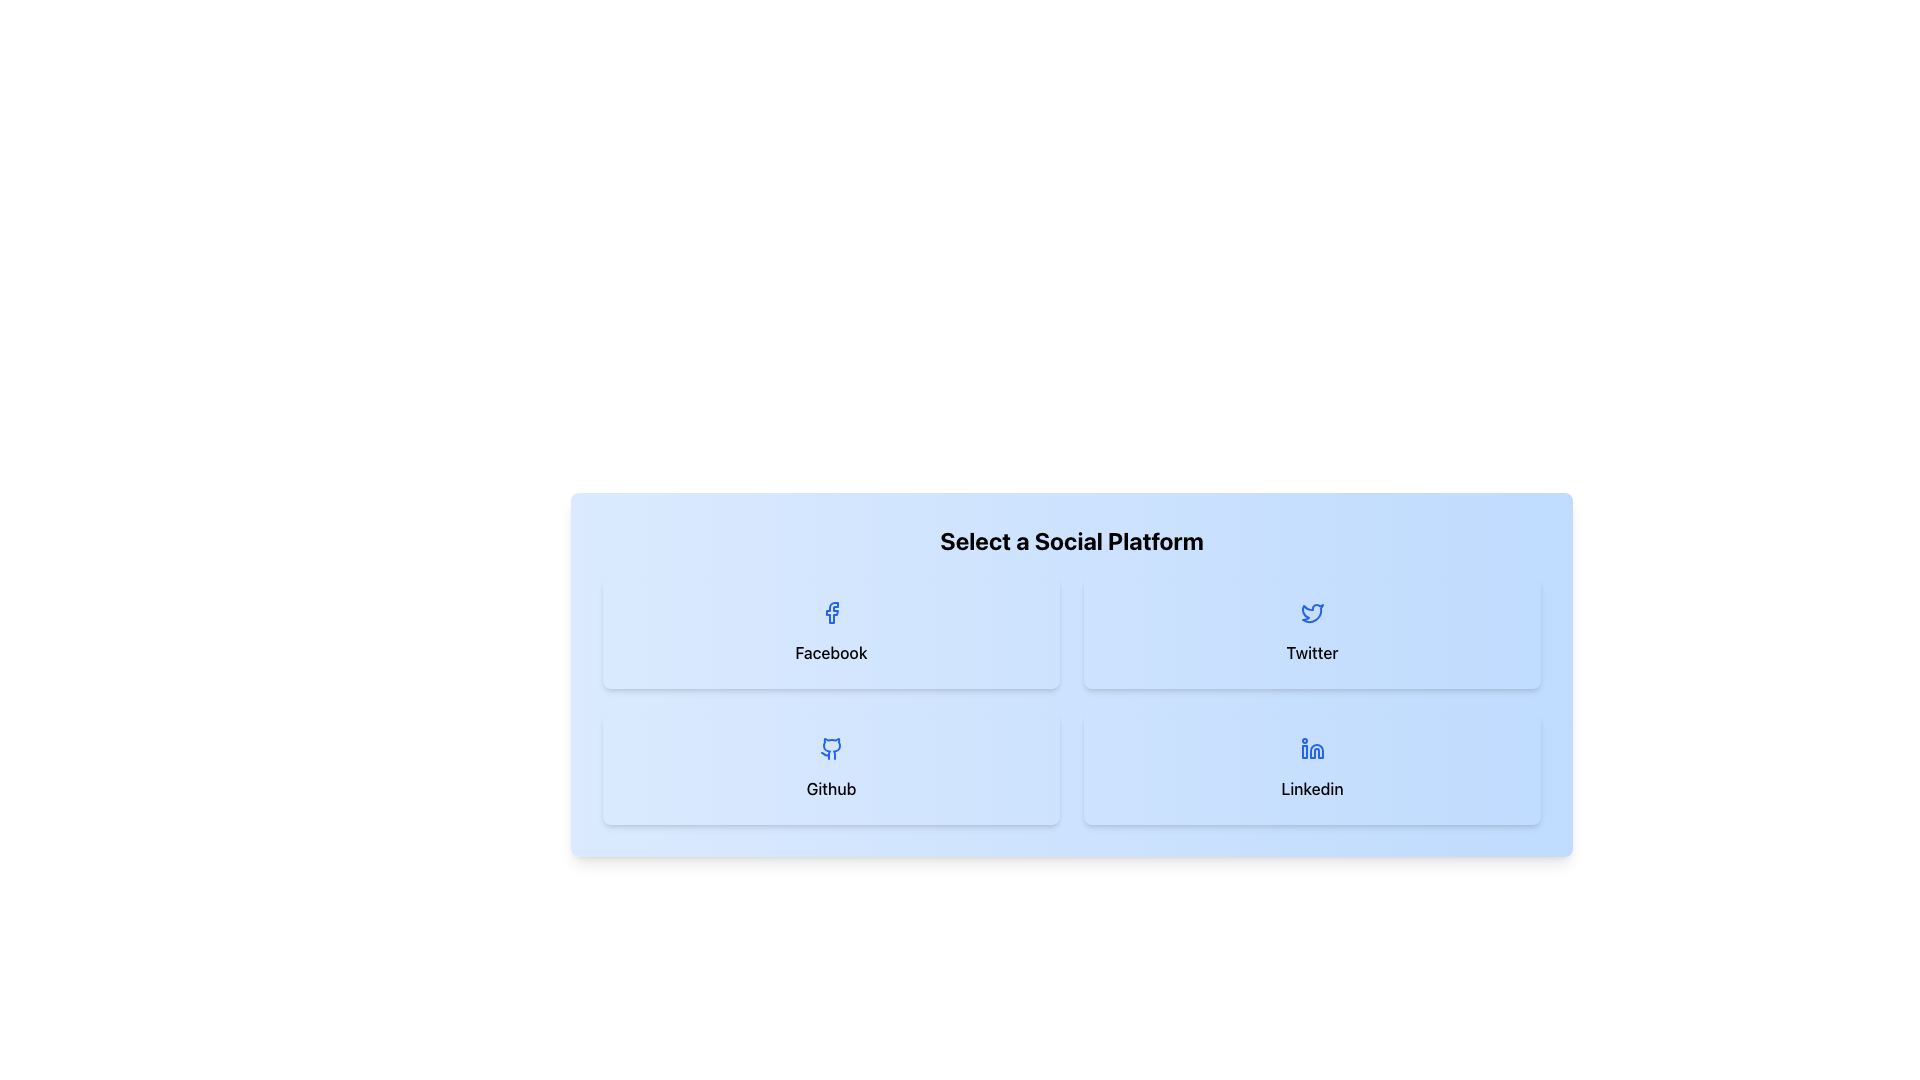  I want to click on the Facebook icon located, so click(831, 612).